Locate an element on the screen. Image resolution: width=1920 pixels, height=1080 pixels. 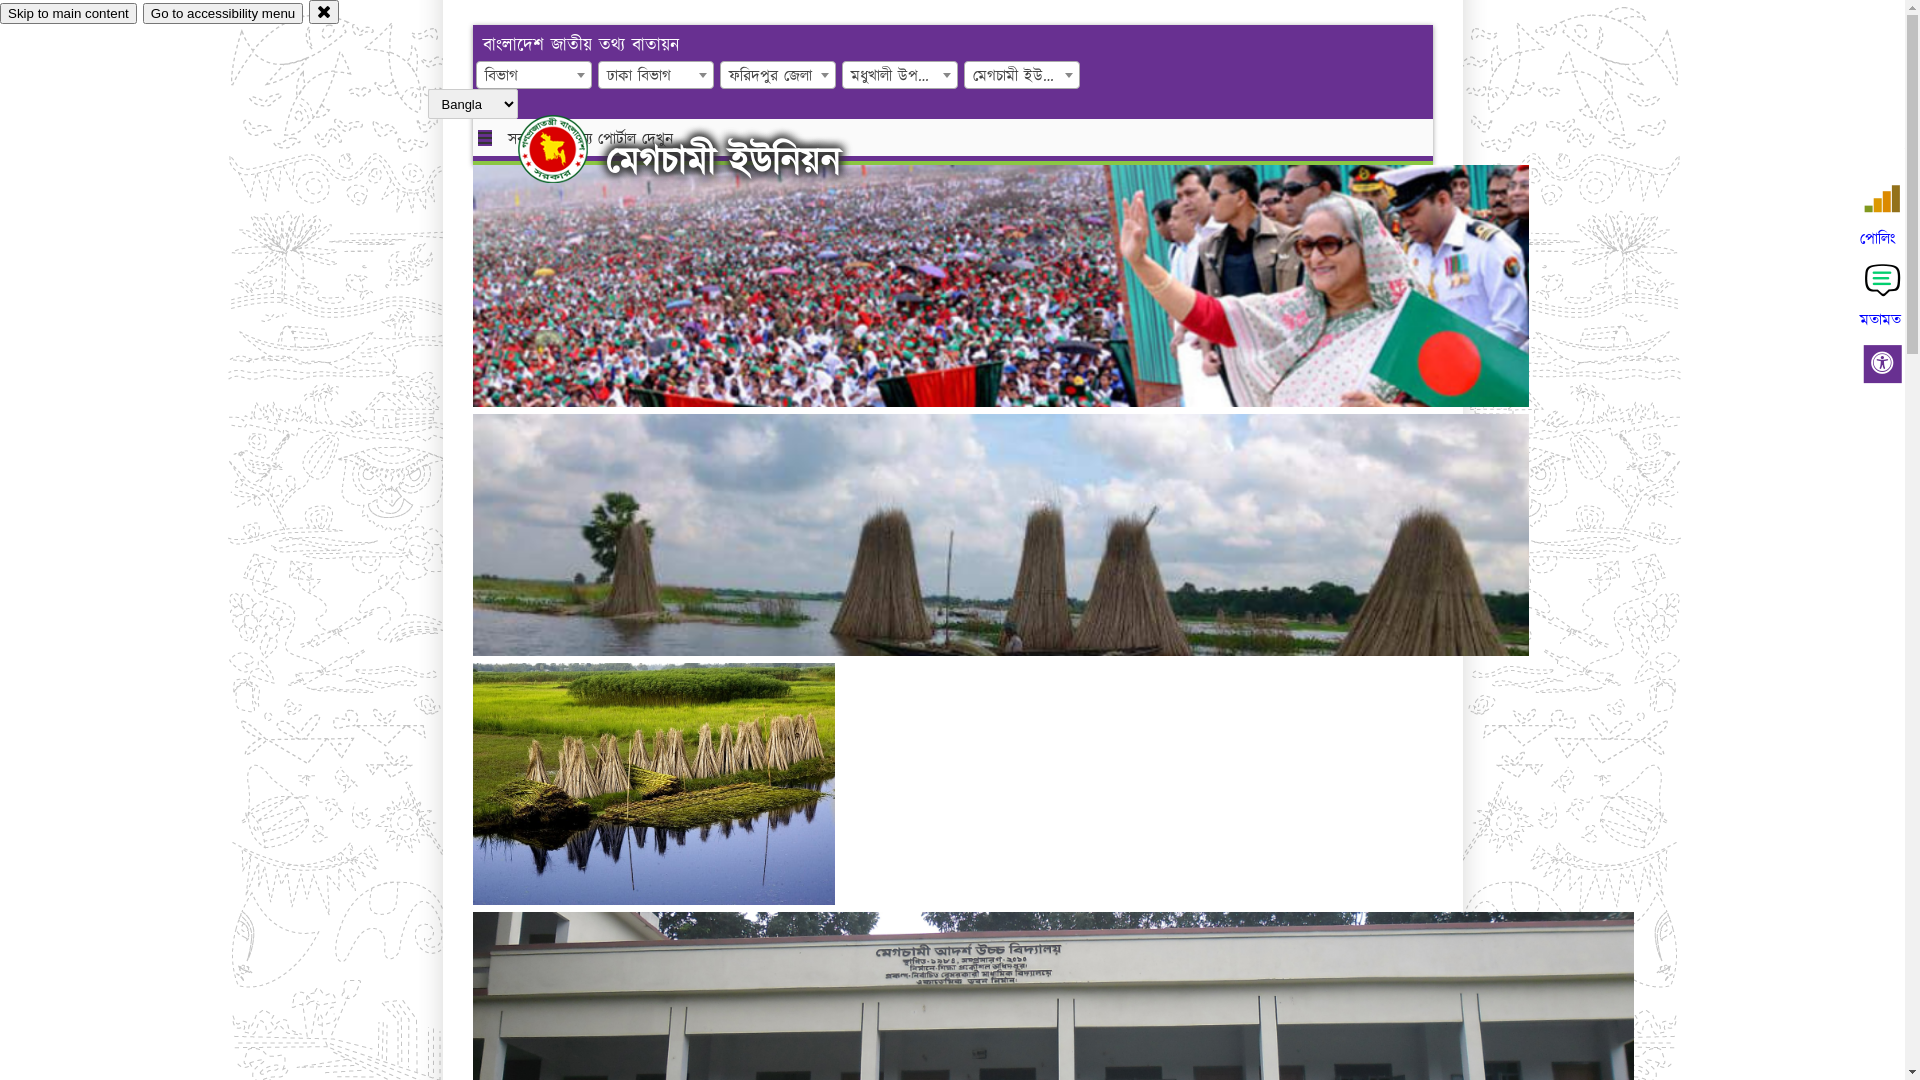
' is located at coordinates (518, 148).